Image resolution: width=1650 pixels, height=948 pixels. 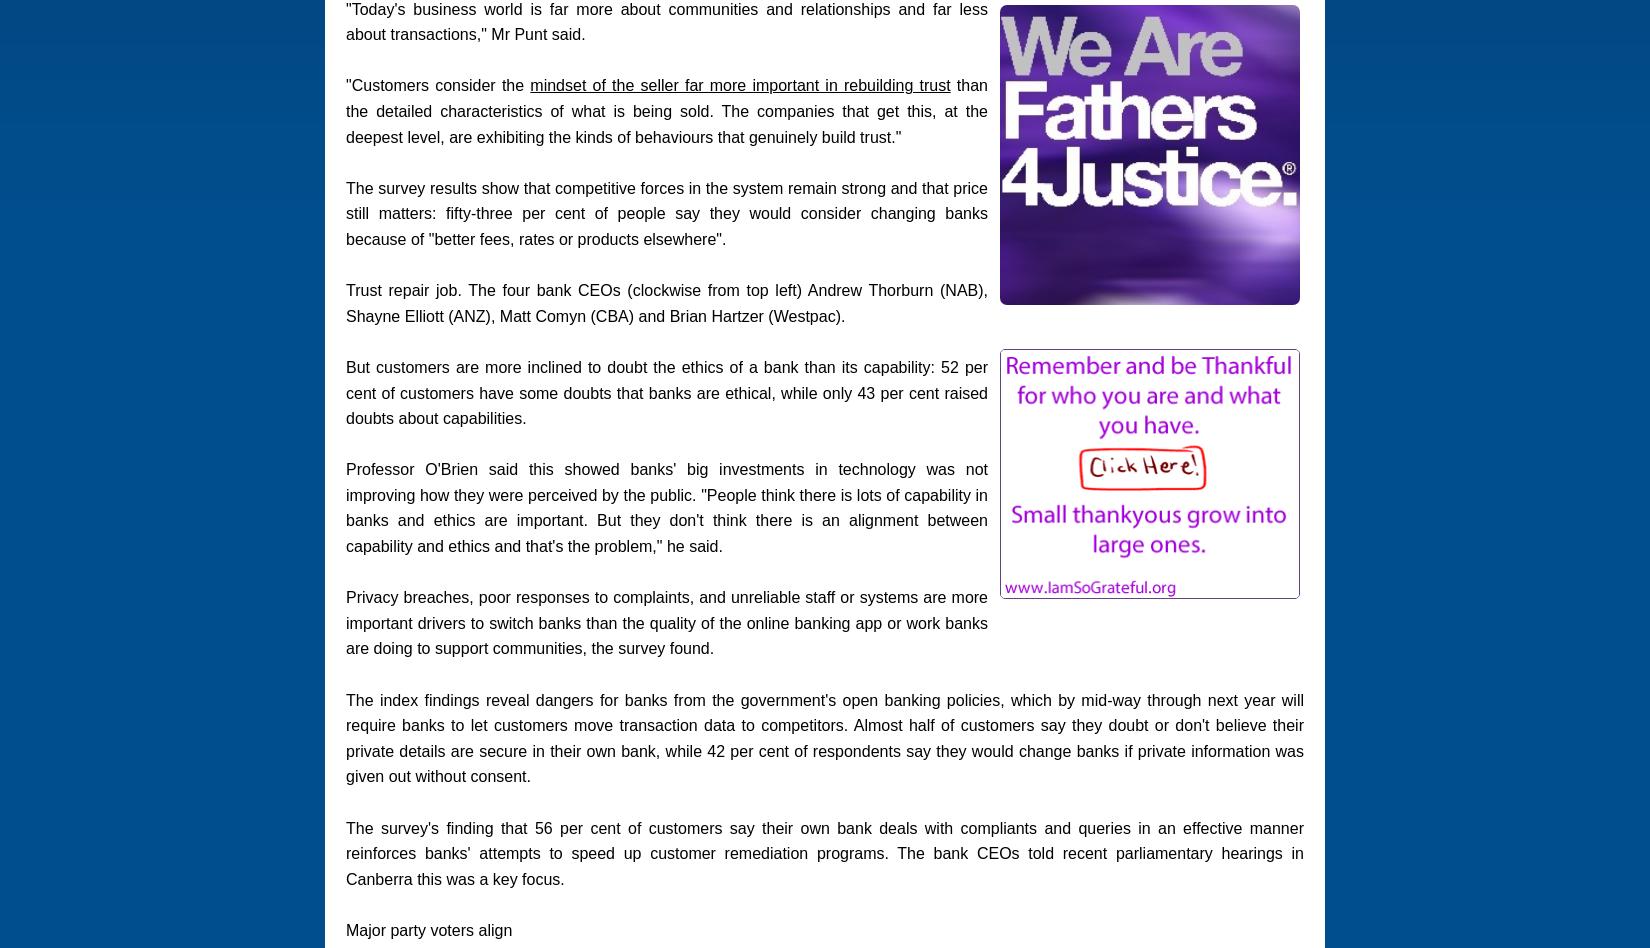 What do you see at coordinates (665, 508) in the screenshot?
I see `'Professor O'Brien said this showed banks' big investments in technology was not improving how they were perceived by the public. "People think there is lots of capability in banks and ethics are important. But they don't think there is an alignment between capability and ethics and that's the problem," he said.'` at bounding box center [665, 508].